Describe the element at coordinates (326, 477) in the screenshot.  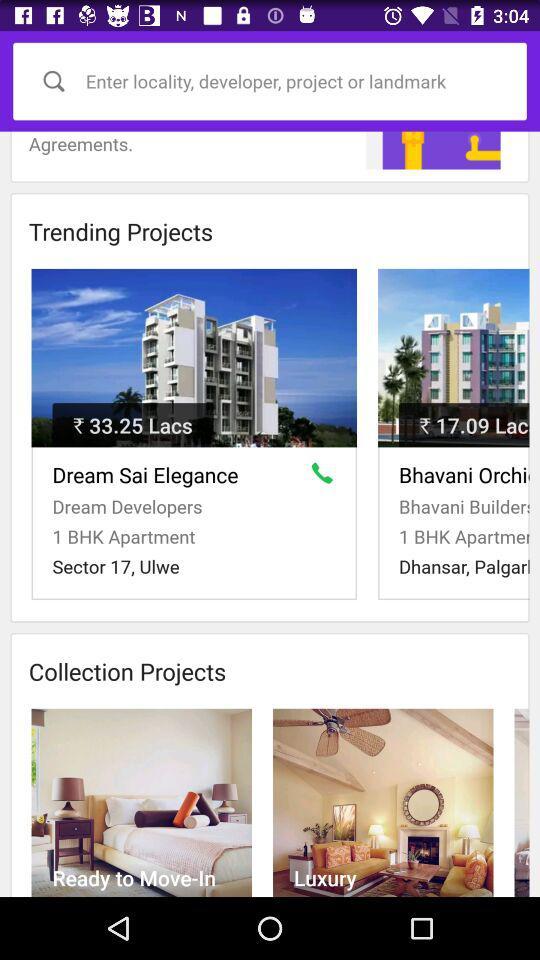
I see `call` at that location.